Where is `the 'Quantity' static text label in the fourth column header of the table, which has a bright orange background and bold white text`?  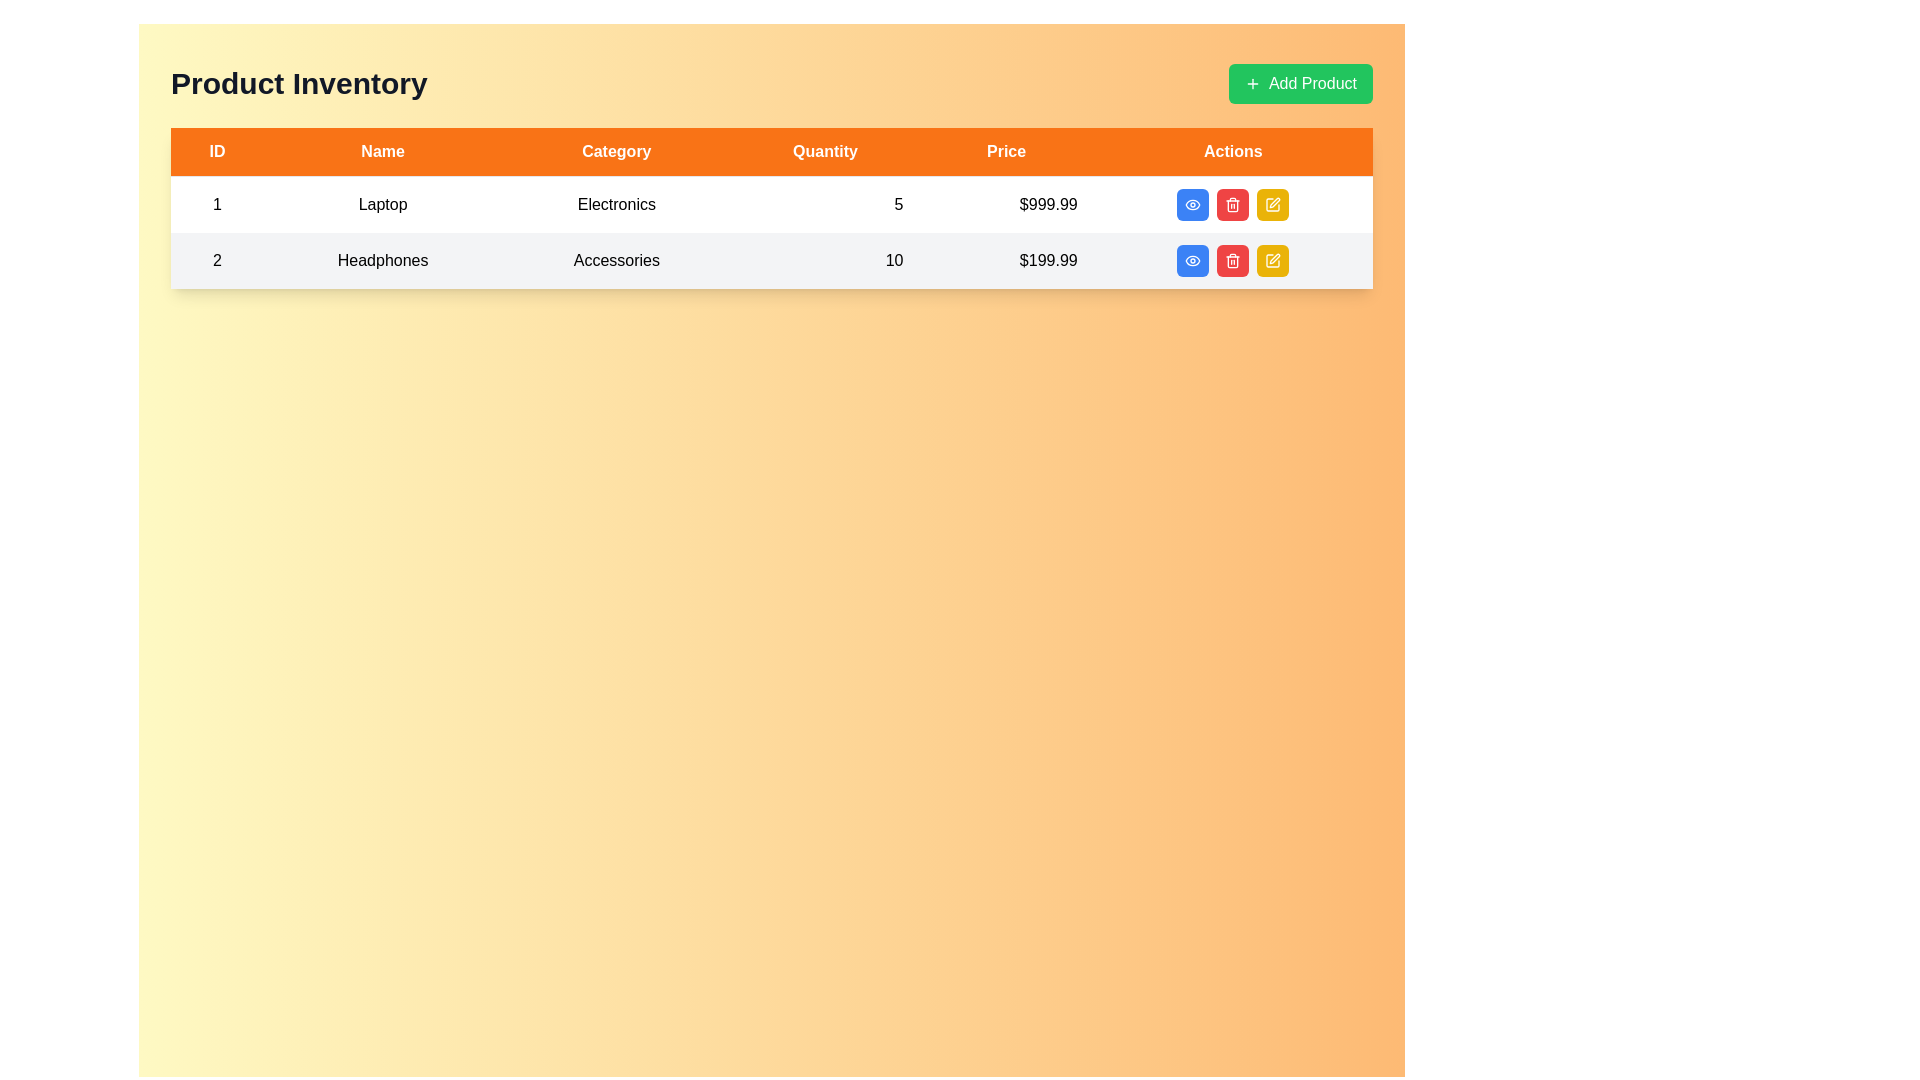 the 'Quantity' static text label in the fourth column header of the table, which has a bright orange background and bold white text is located at coordinates (825, 151).